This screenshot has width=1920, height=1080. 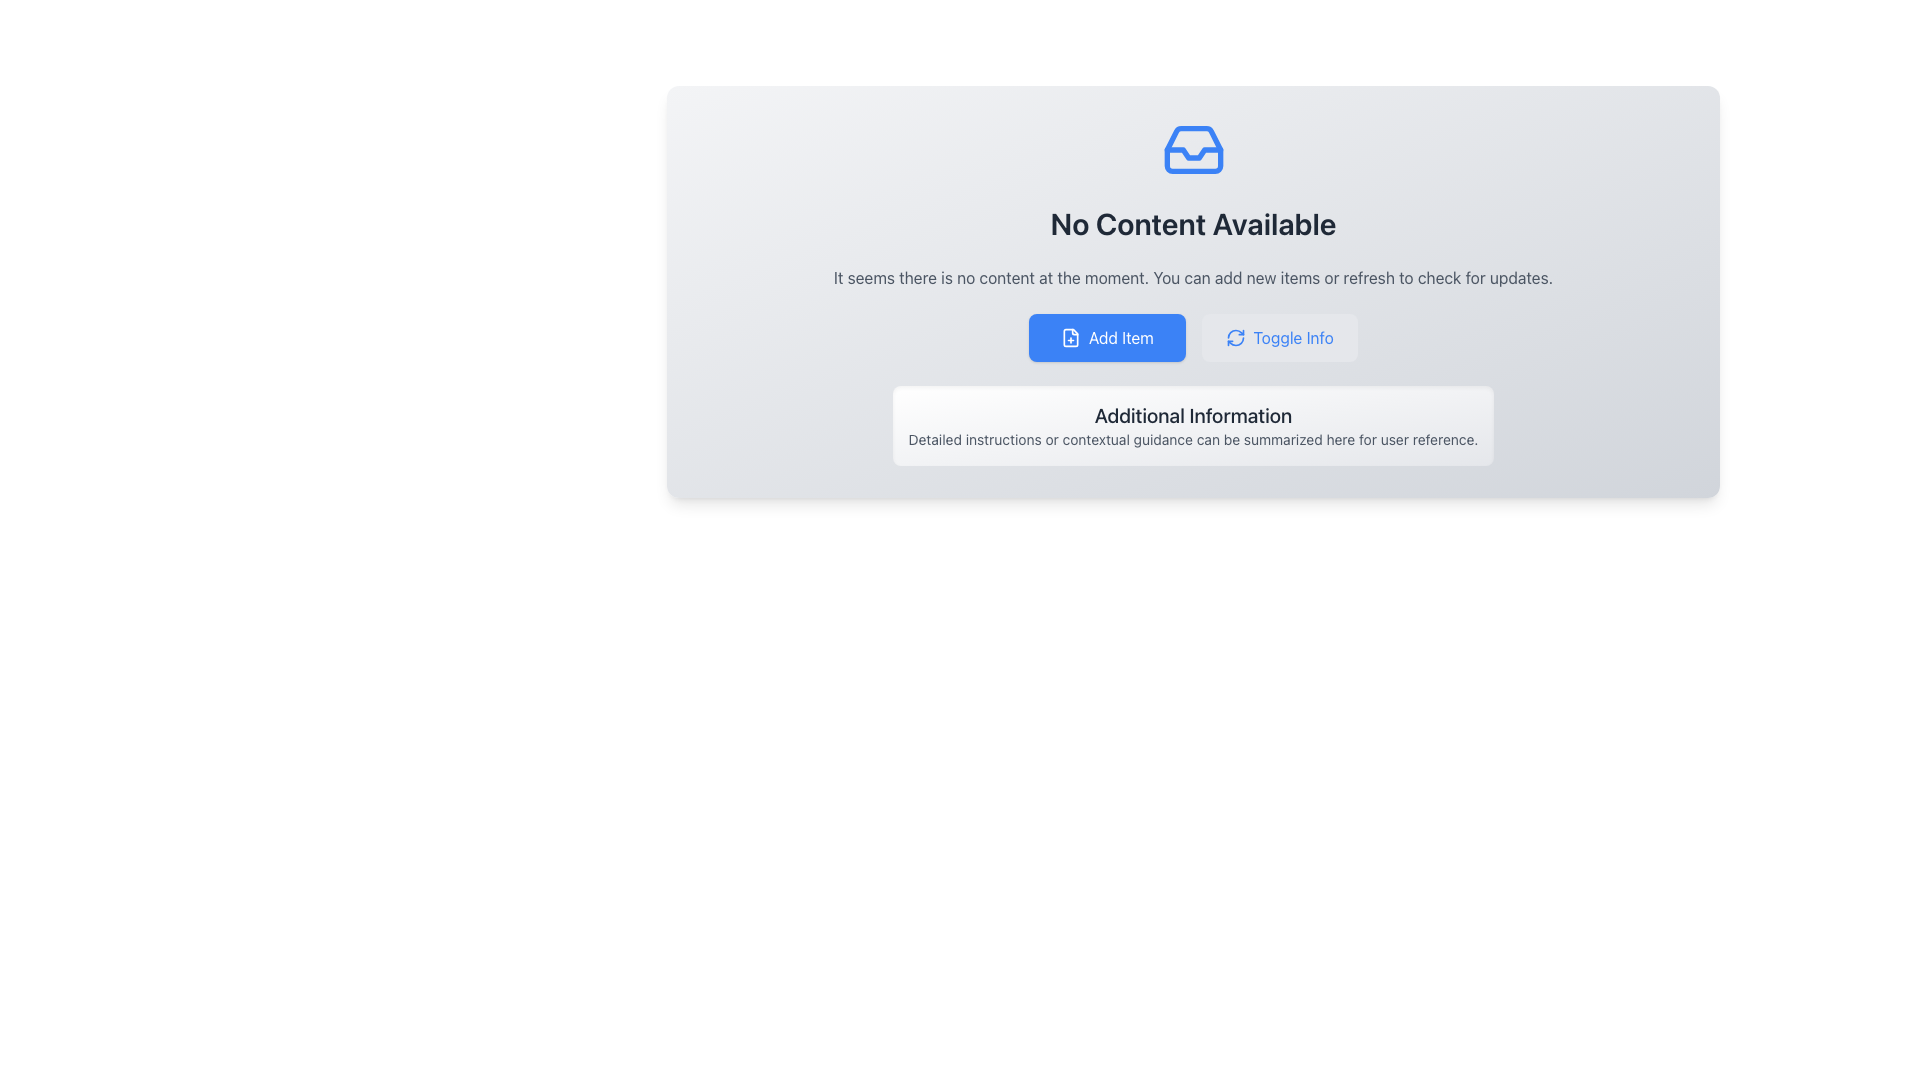 I want to click on the 'Add Item' button that contains a graphical icon resembling a file or document shape with a folded corner, so click(x=1069, y=337).